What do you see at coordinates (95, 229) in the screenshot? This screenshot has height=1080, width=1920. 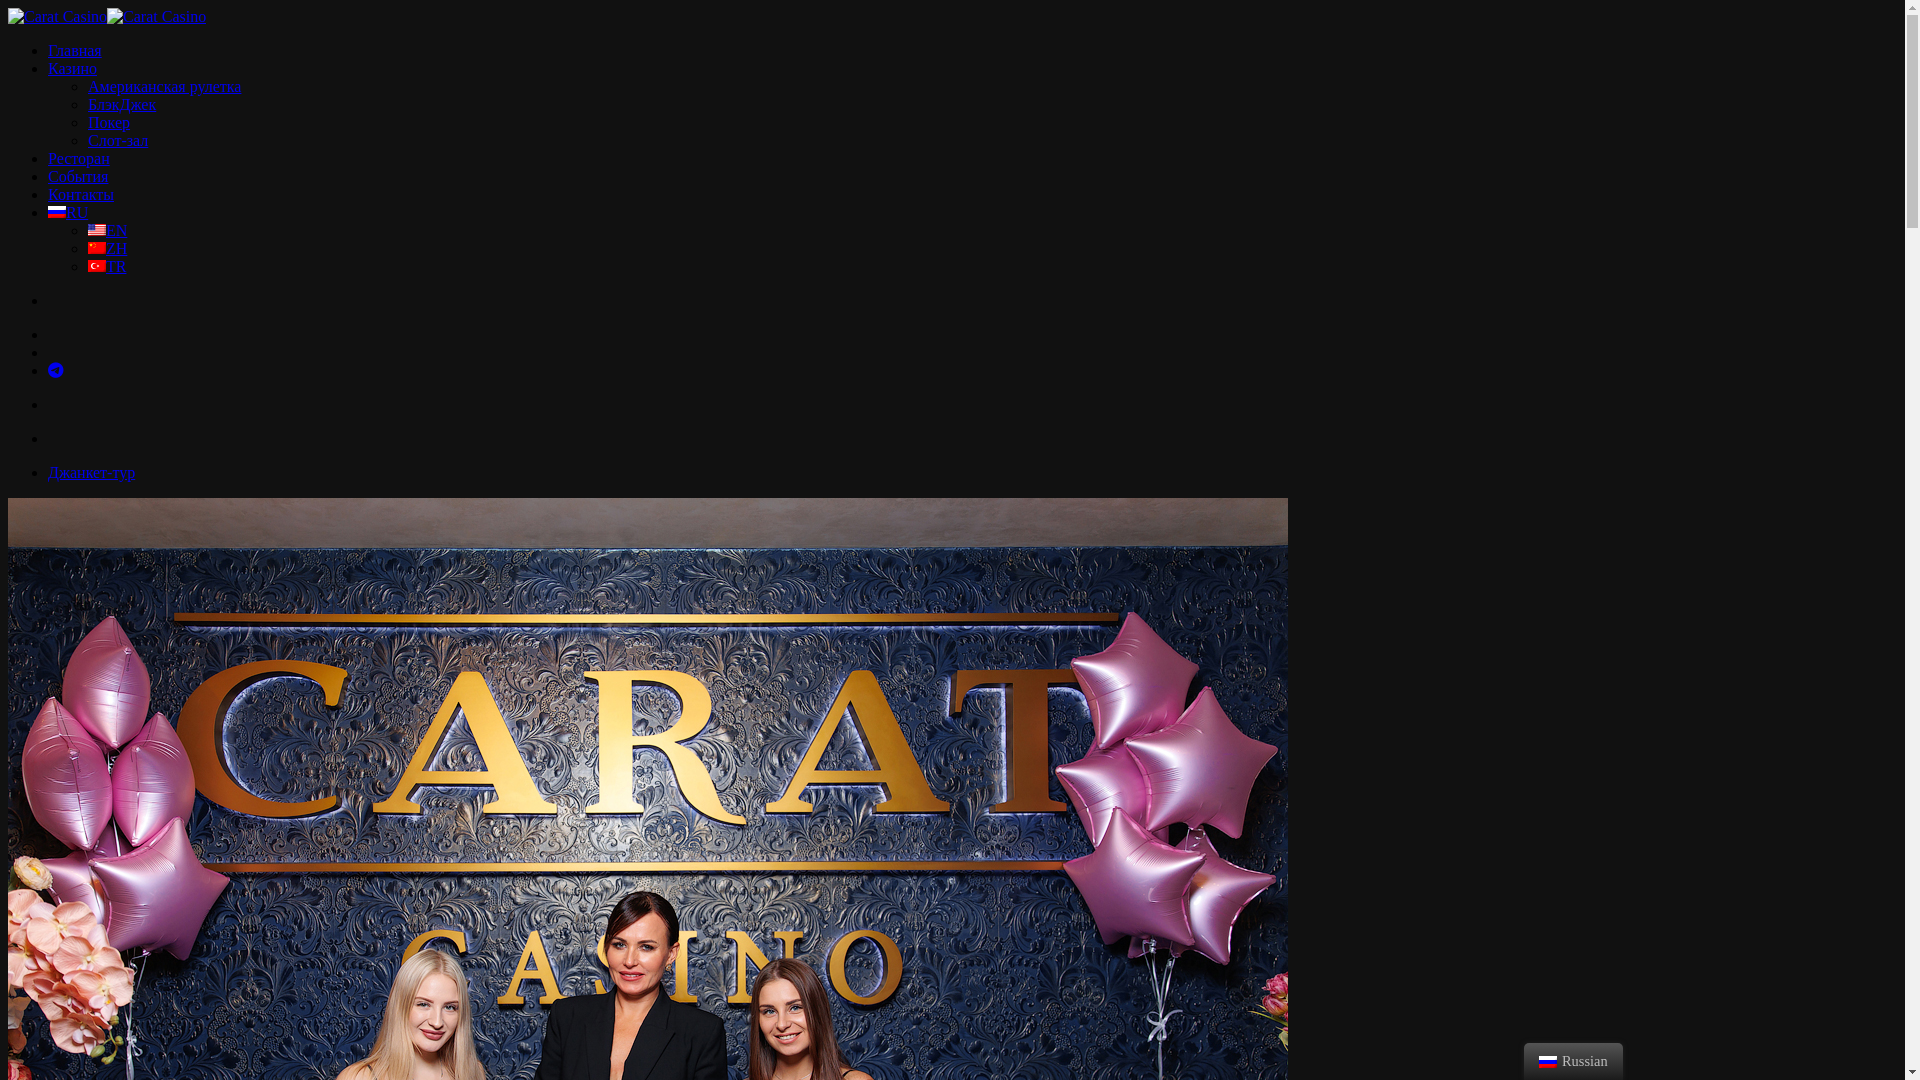 I see `'English'` at bounding box center [95, 229].